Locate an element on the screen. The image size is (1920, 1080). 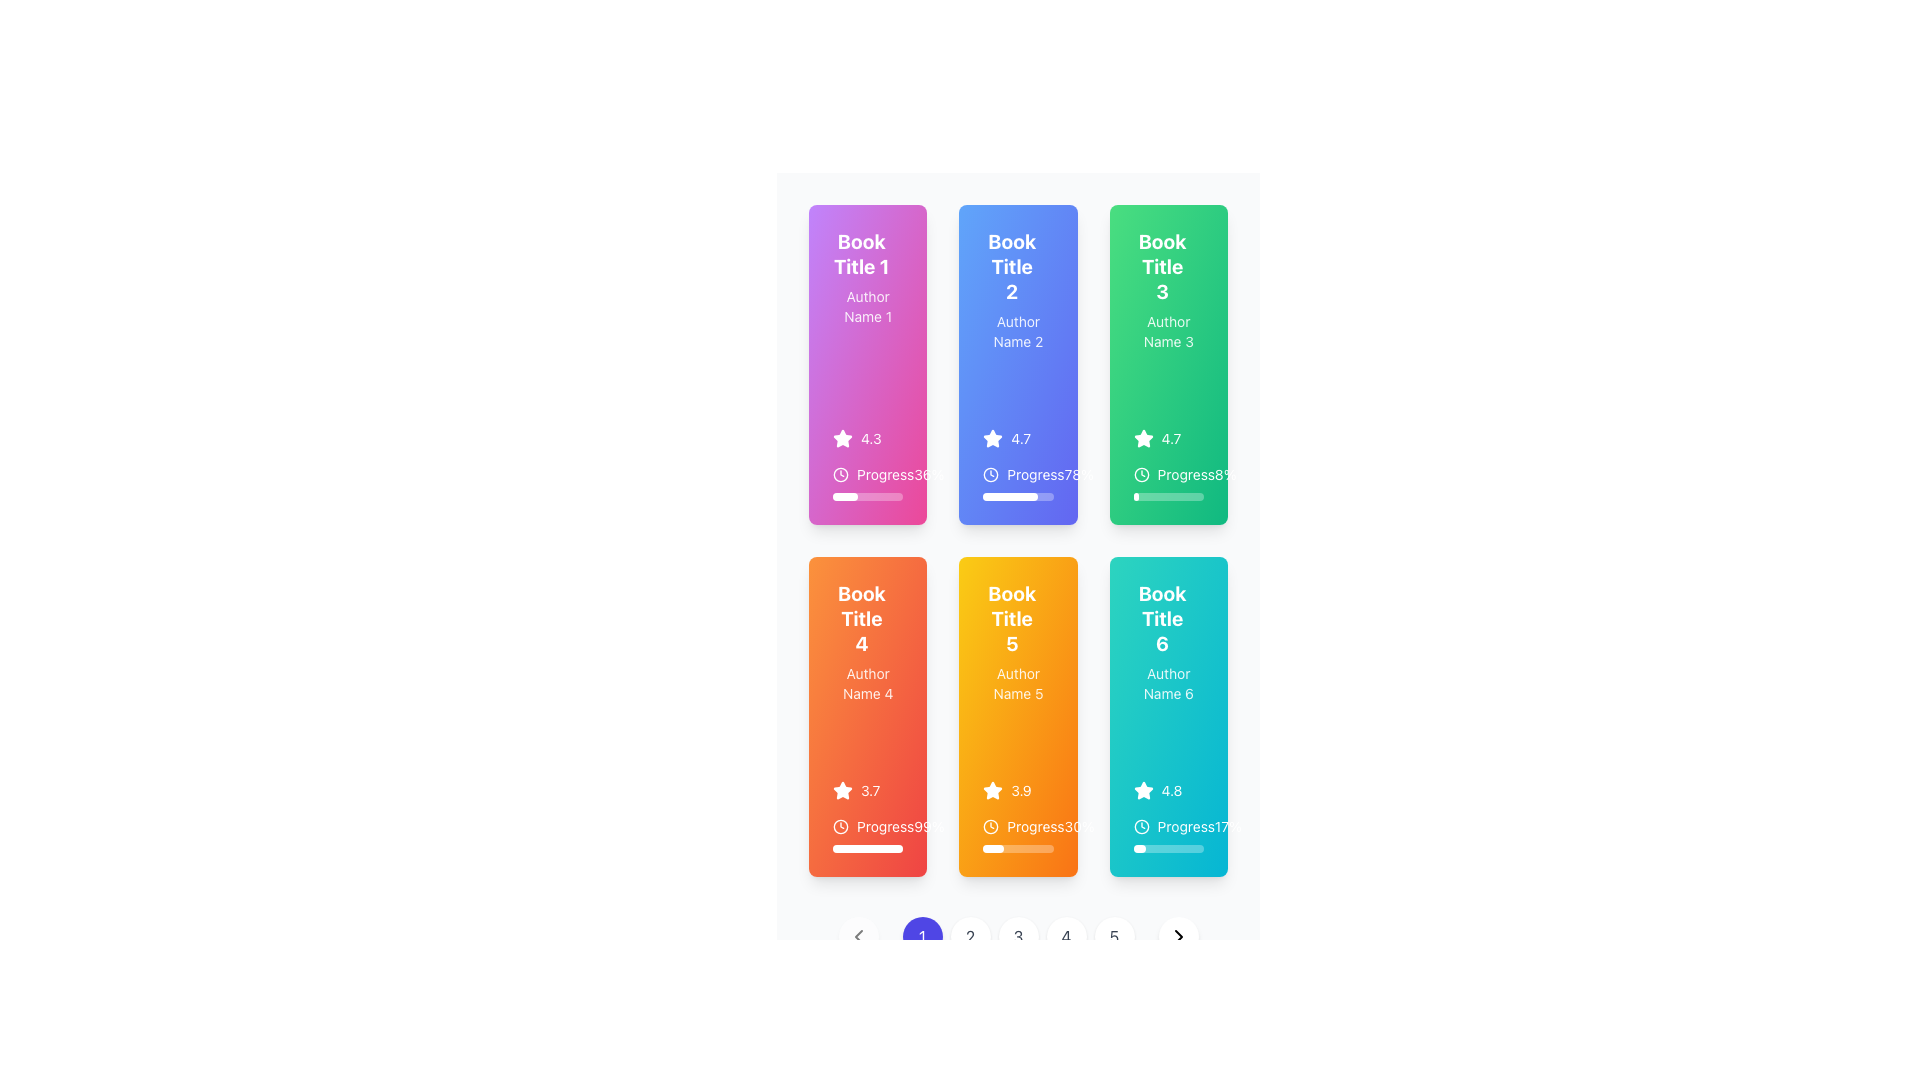
the text label displaying the title 'Book Title 1' located at the top of the first card in the grid interface to trigger any hover behavior is located at coordinates (868, 257).